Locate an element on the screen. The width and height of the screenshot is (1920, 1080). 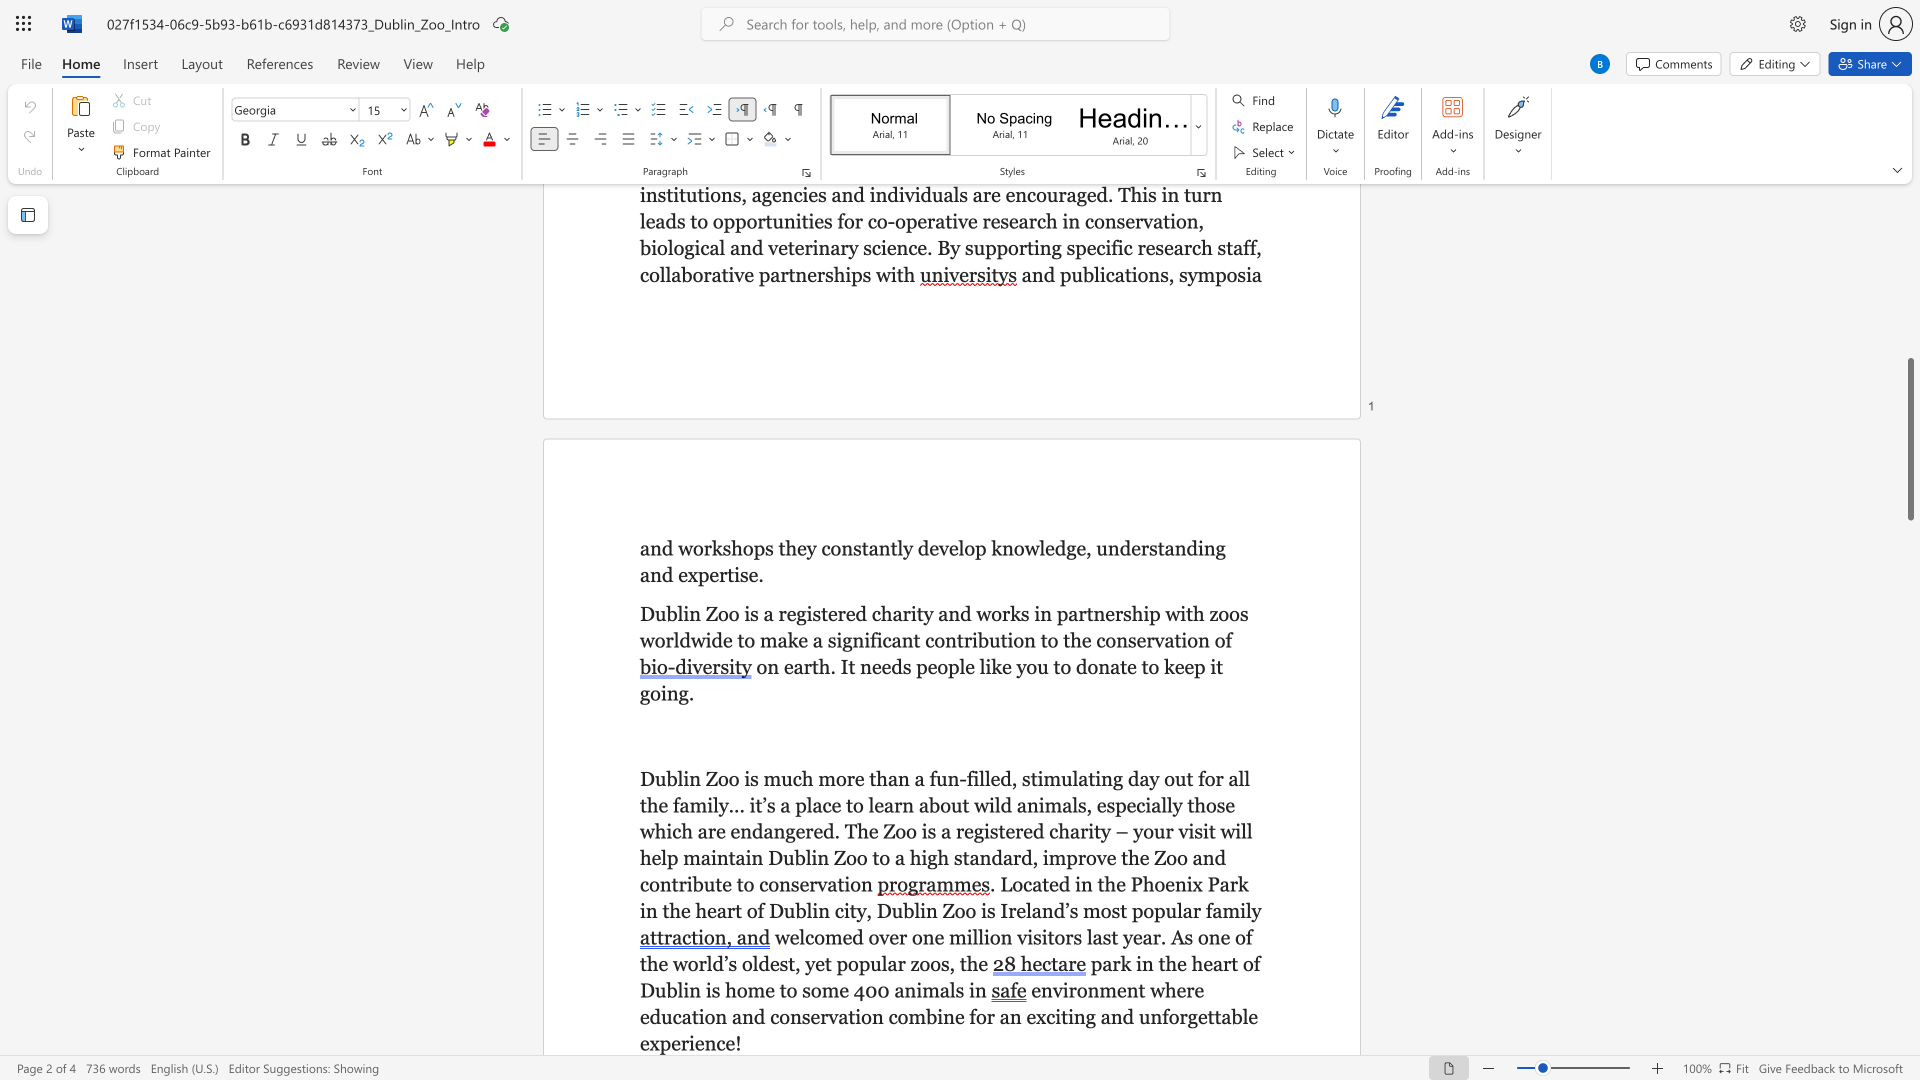
the 5th character "r" in the text is located at coordinates (1183, 1016).